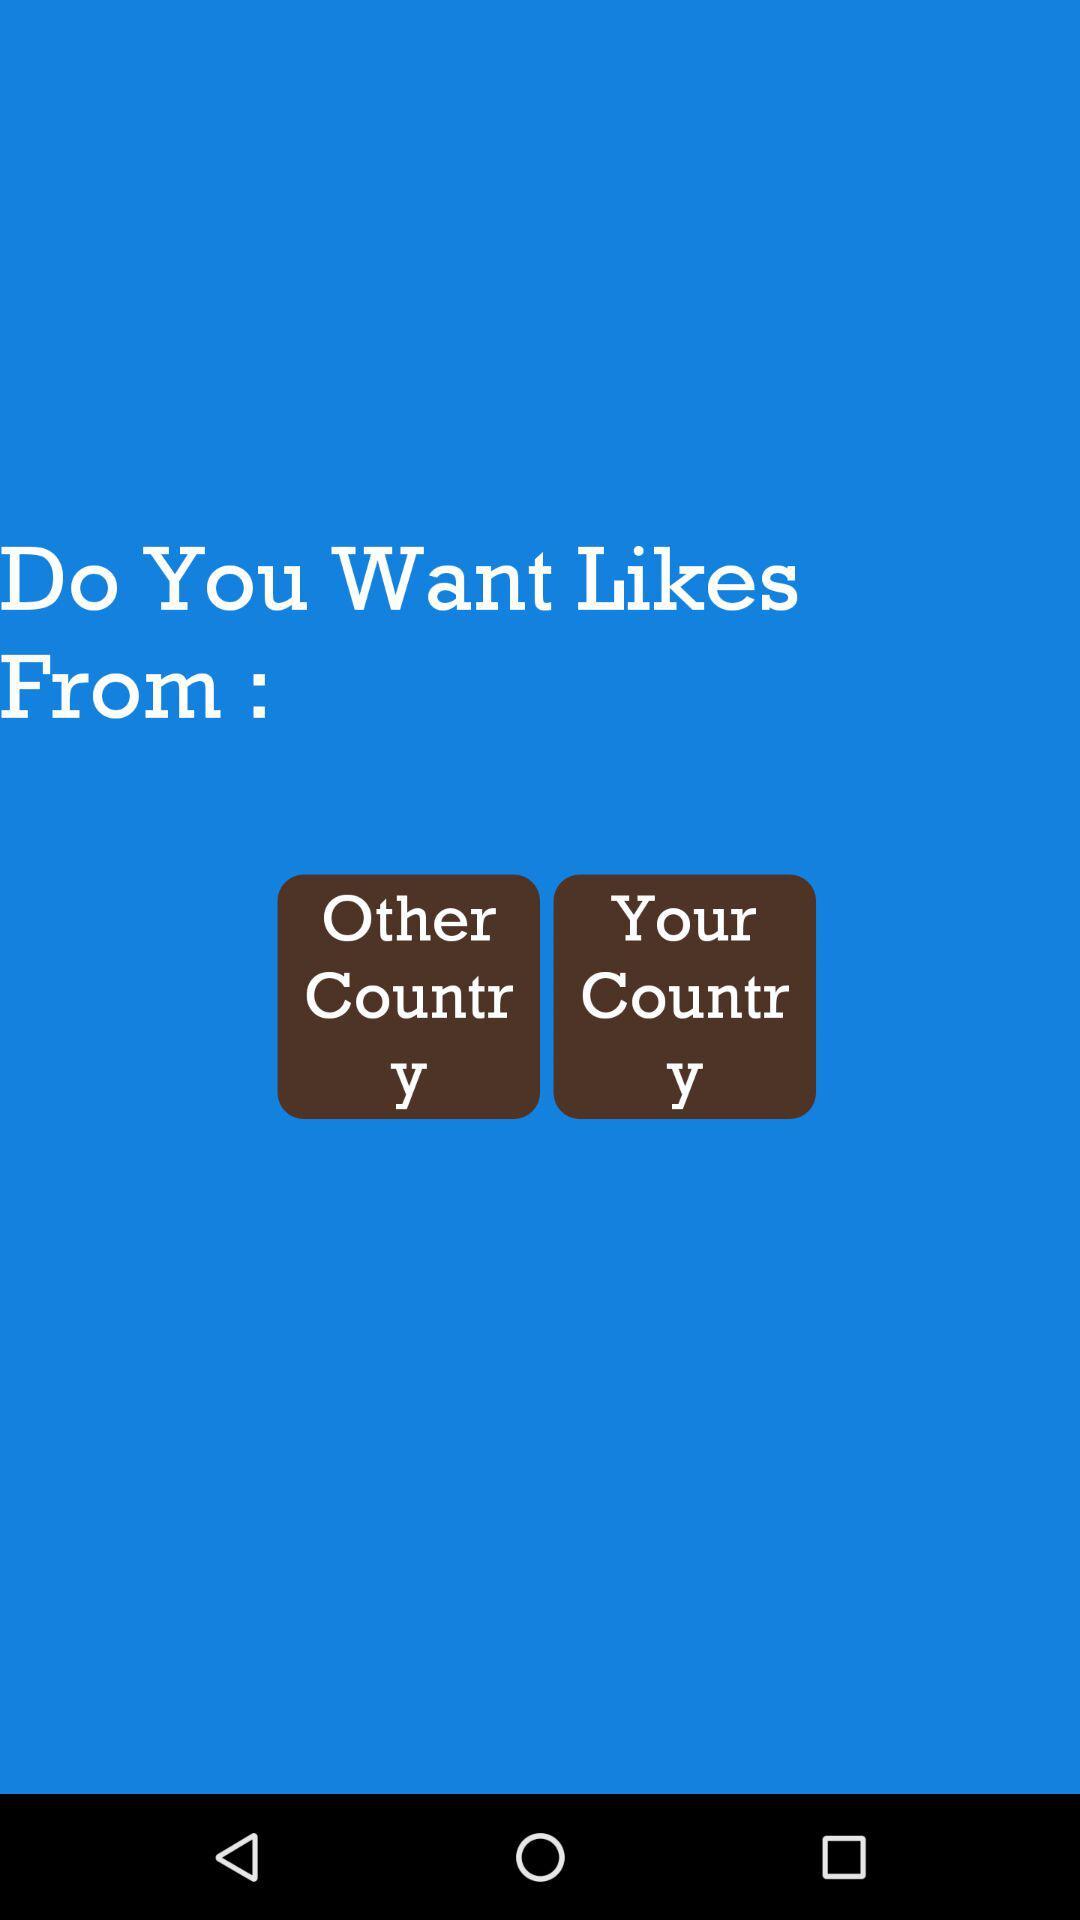 The width and height of the screenshot is (1080, 1920). Describe the element at coordinates (407, 996) in the screenshot. I see `the button to the left of the your country icon` at that location.